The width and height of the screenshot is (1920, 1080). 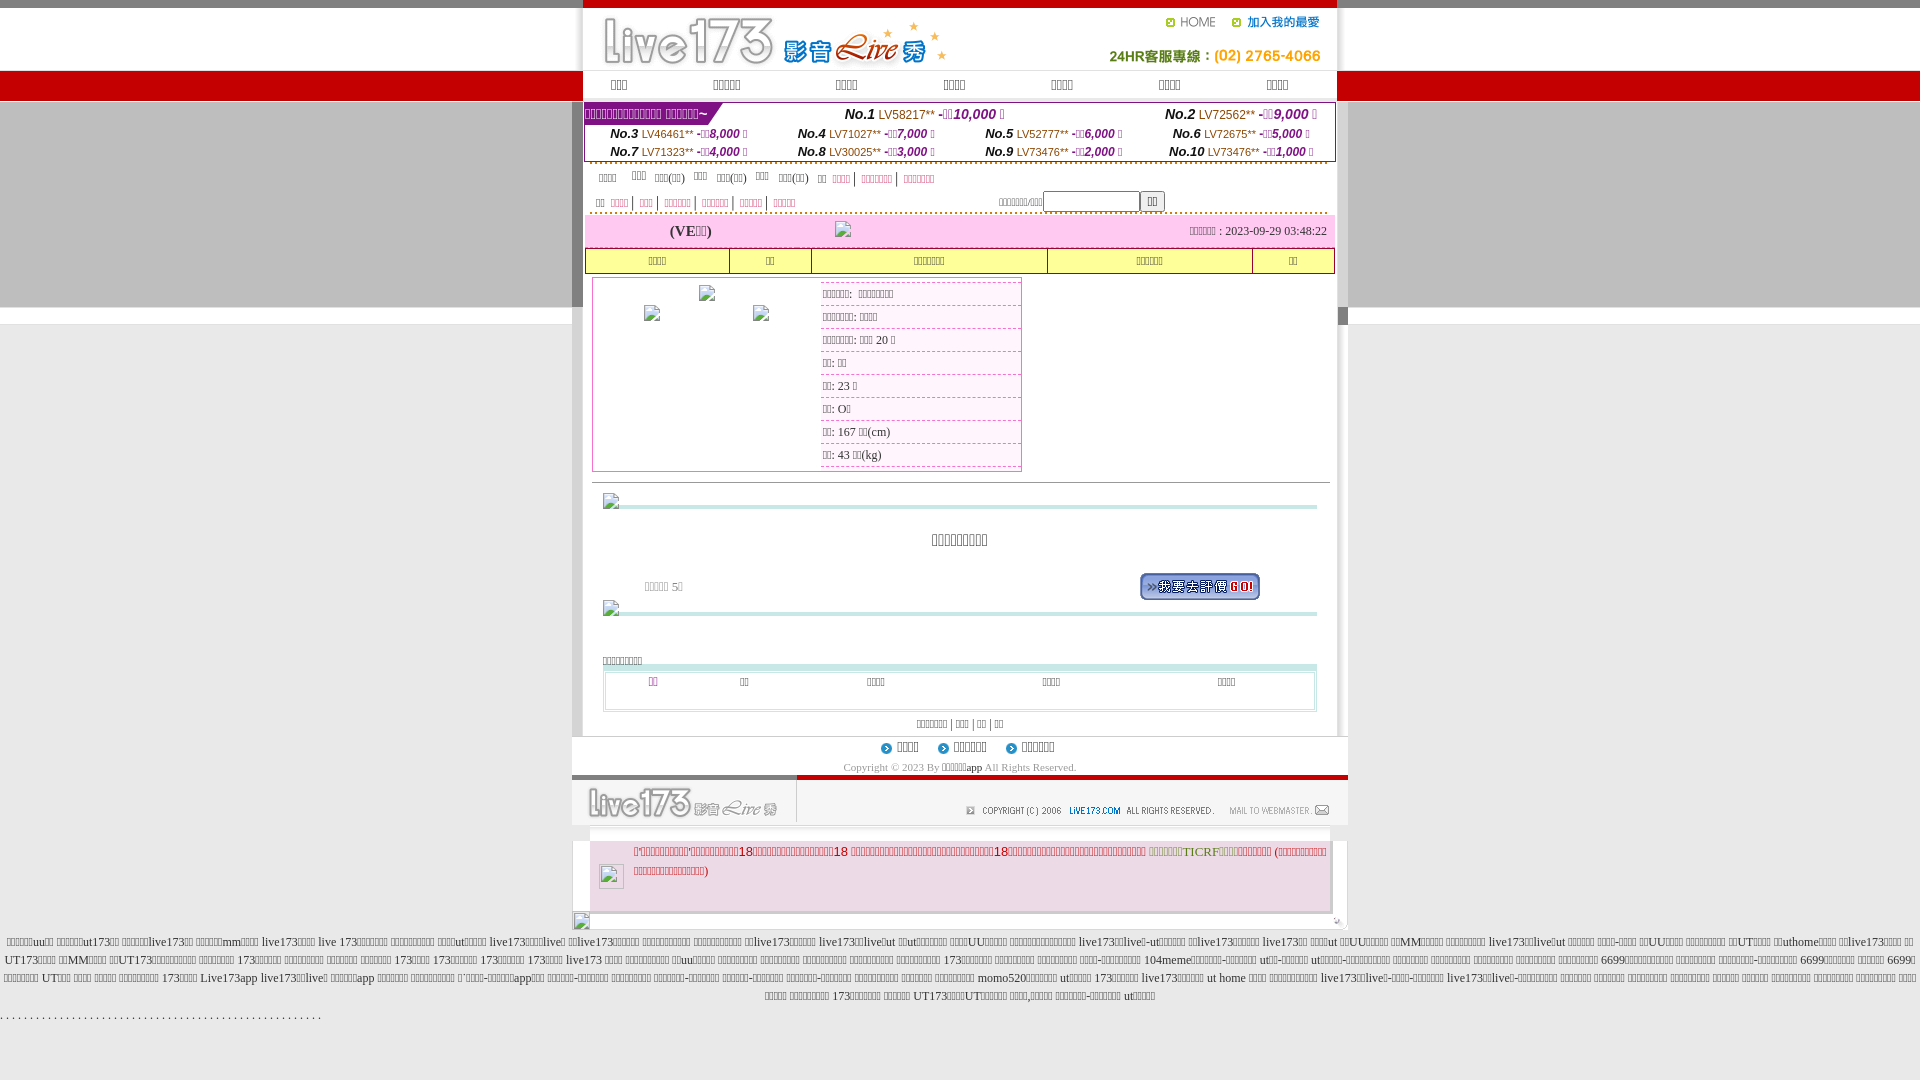 What do you see at coordinates (19, 1014) in the screenshot?
I see `'.'` at bounding box center [19, 1014].